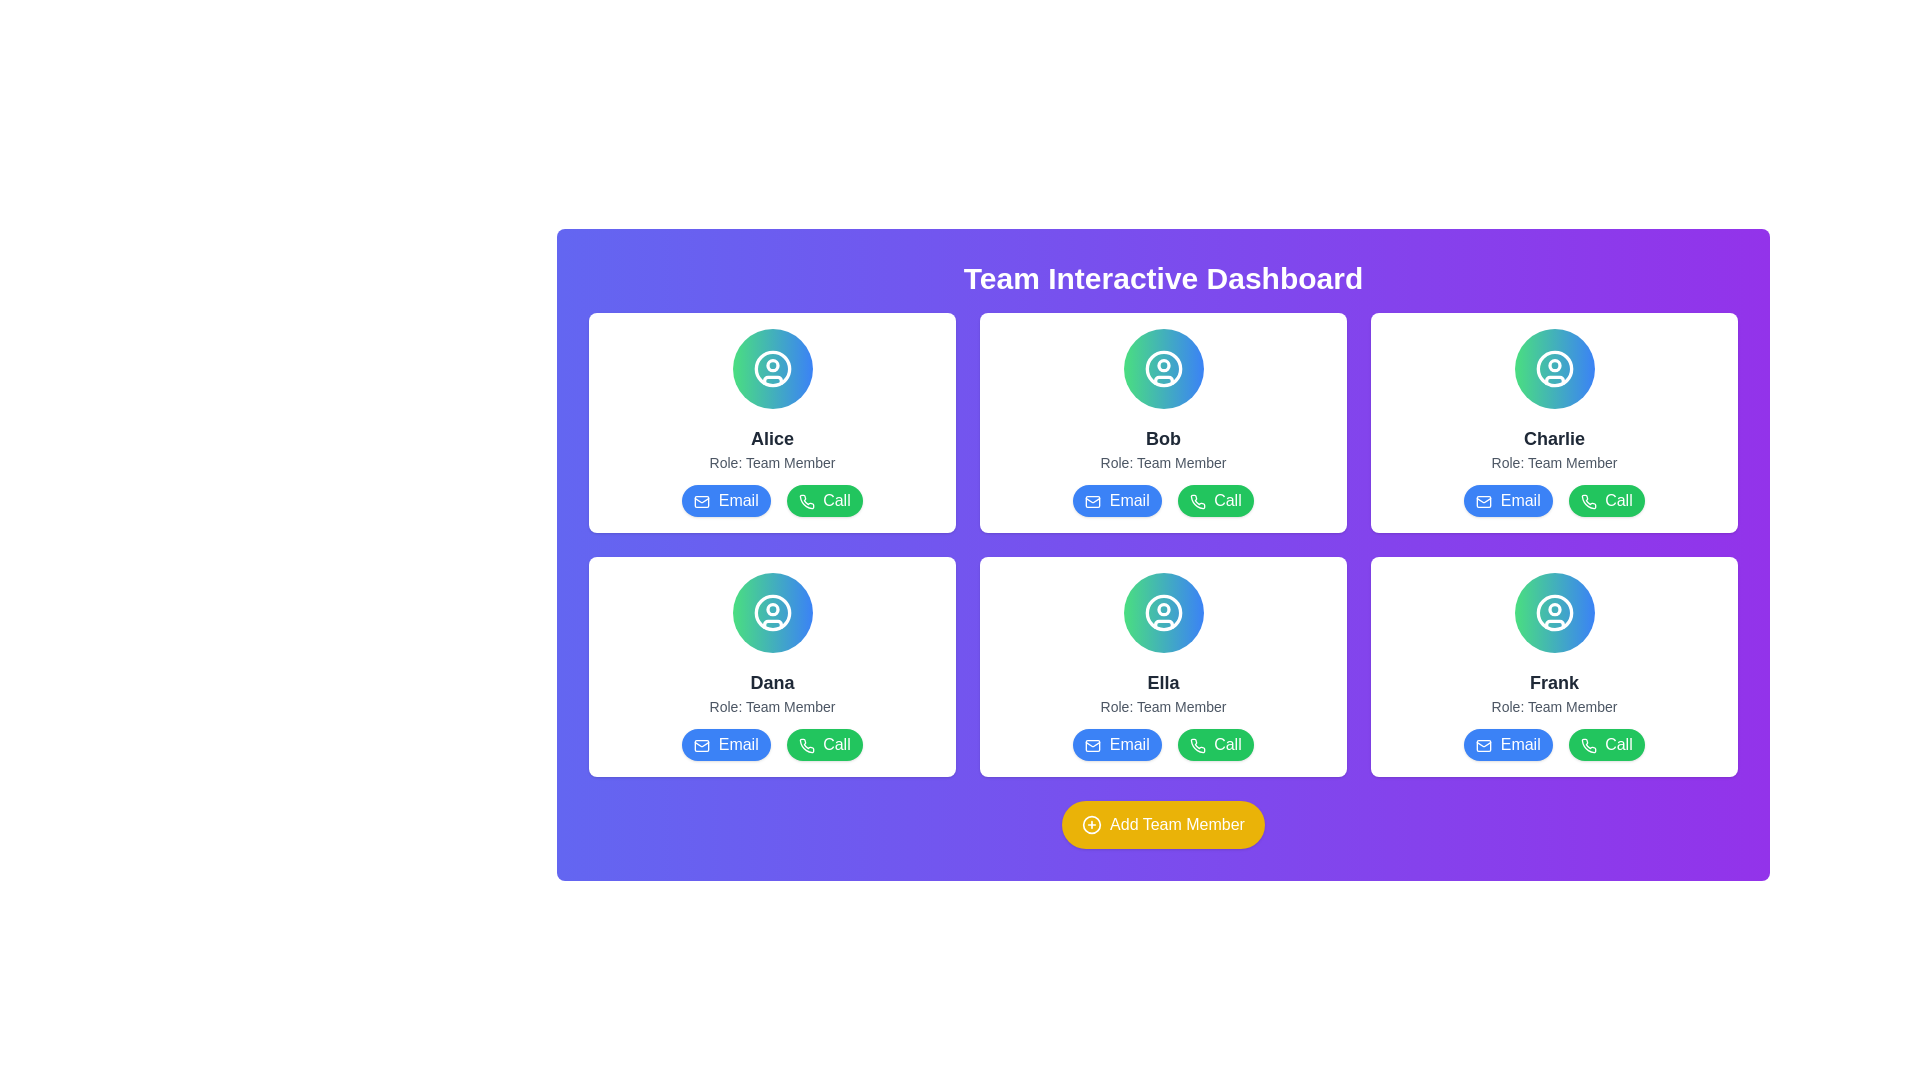 The image size is (1920, 1080). I want to click on the button located at the bottom of the dashboard, so click(1163, 825).